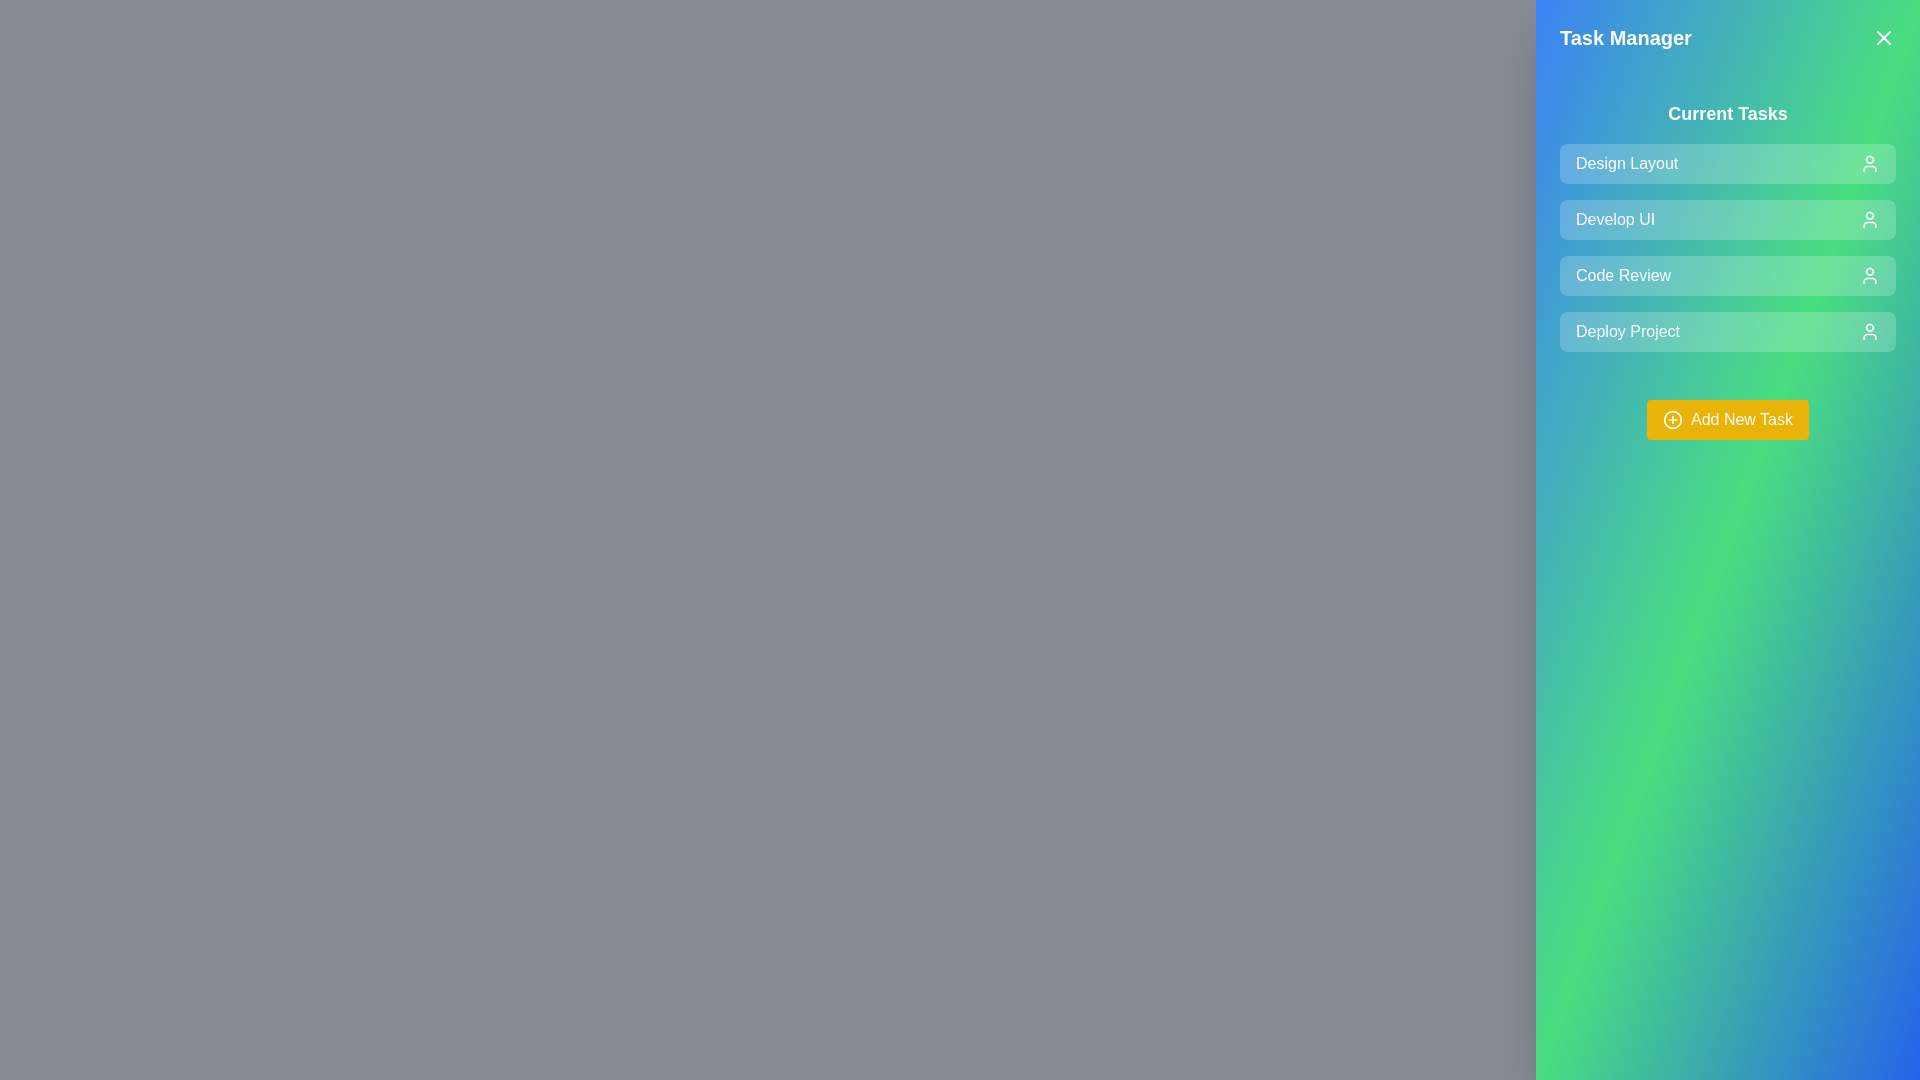  What do you see at coordinates (1625, 38) in the screenshot?
I see `the 'Task Manager' text label displayed in bold white font against a blue and green gradient background, located near the top-left corner of the side panel` at bounding box center [1625, 38].